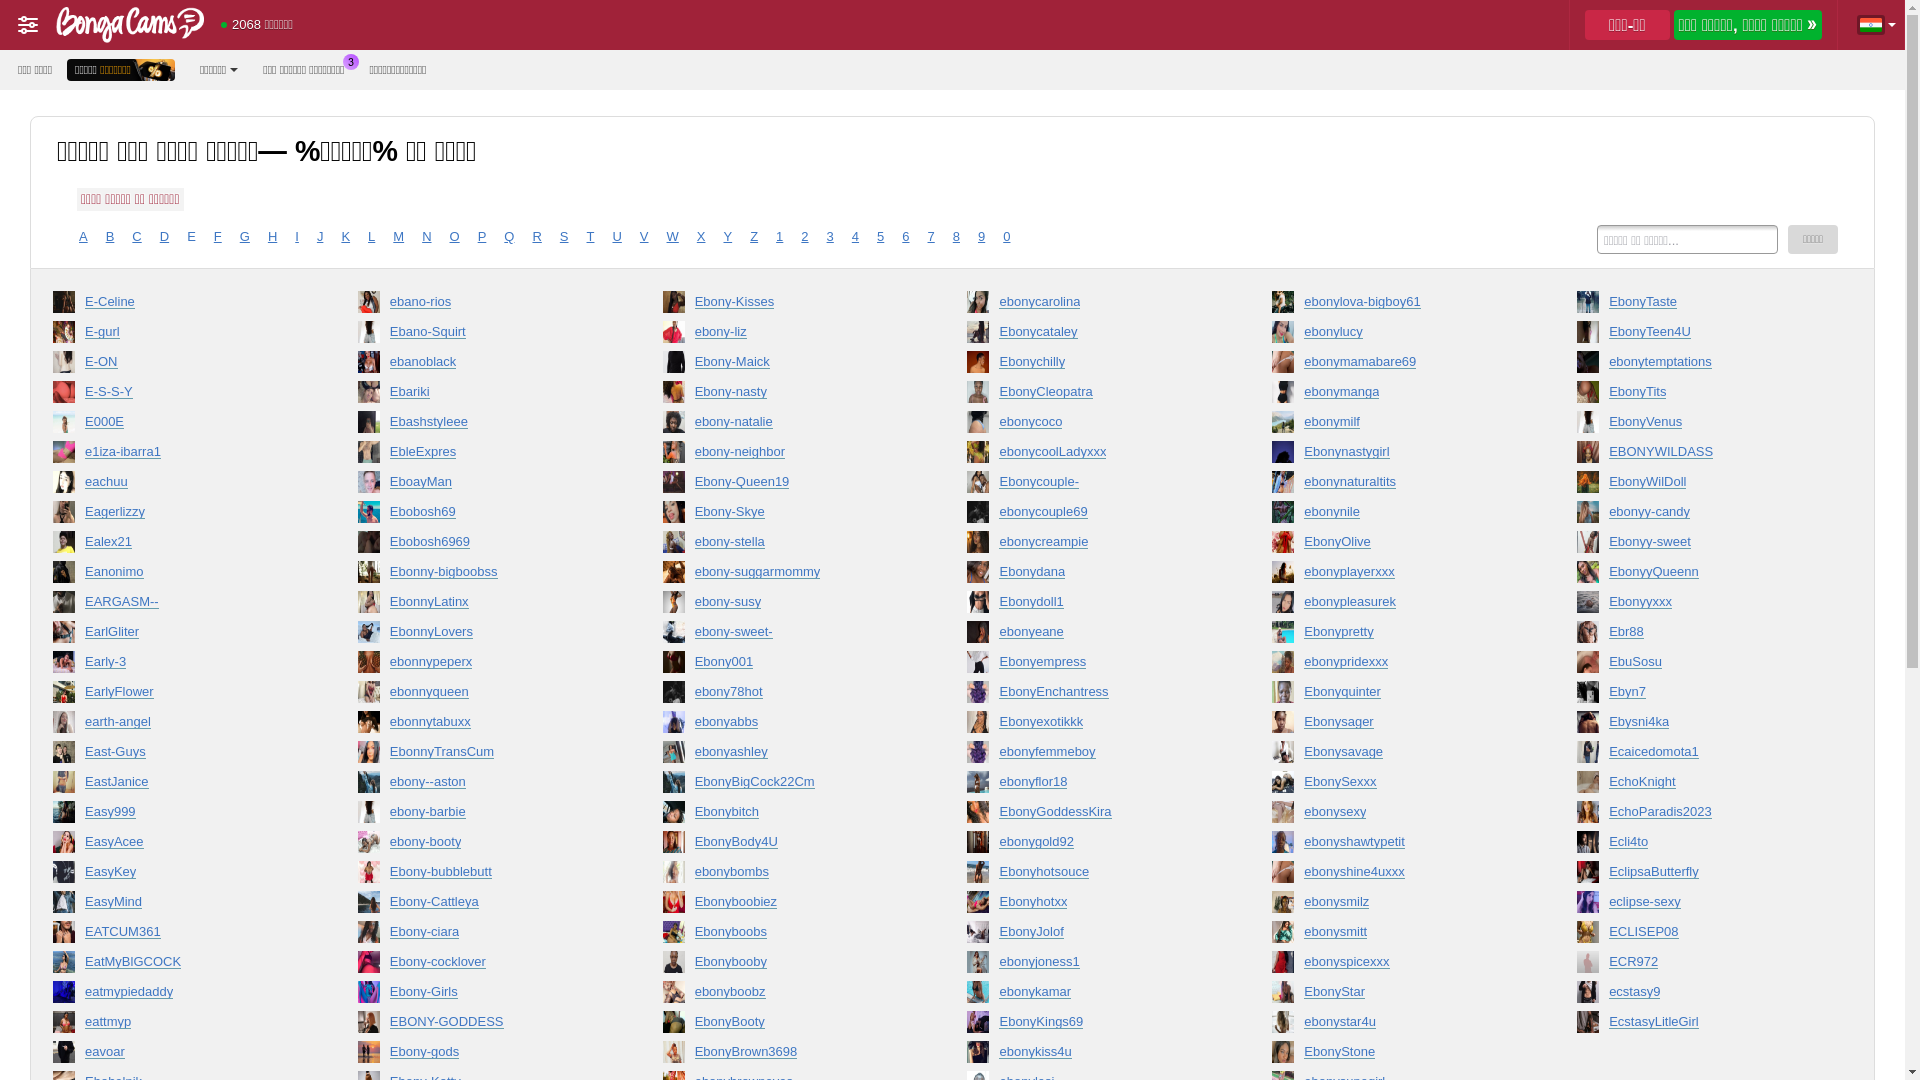  What do you see at coordinates (1395, 816) in the screenshot?
I see `'ebonysexy'` at bounding box center [1395, 816].